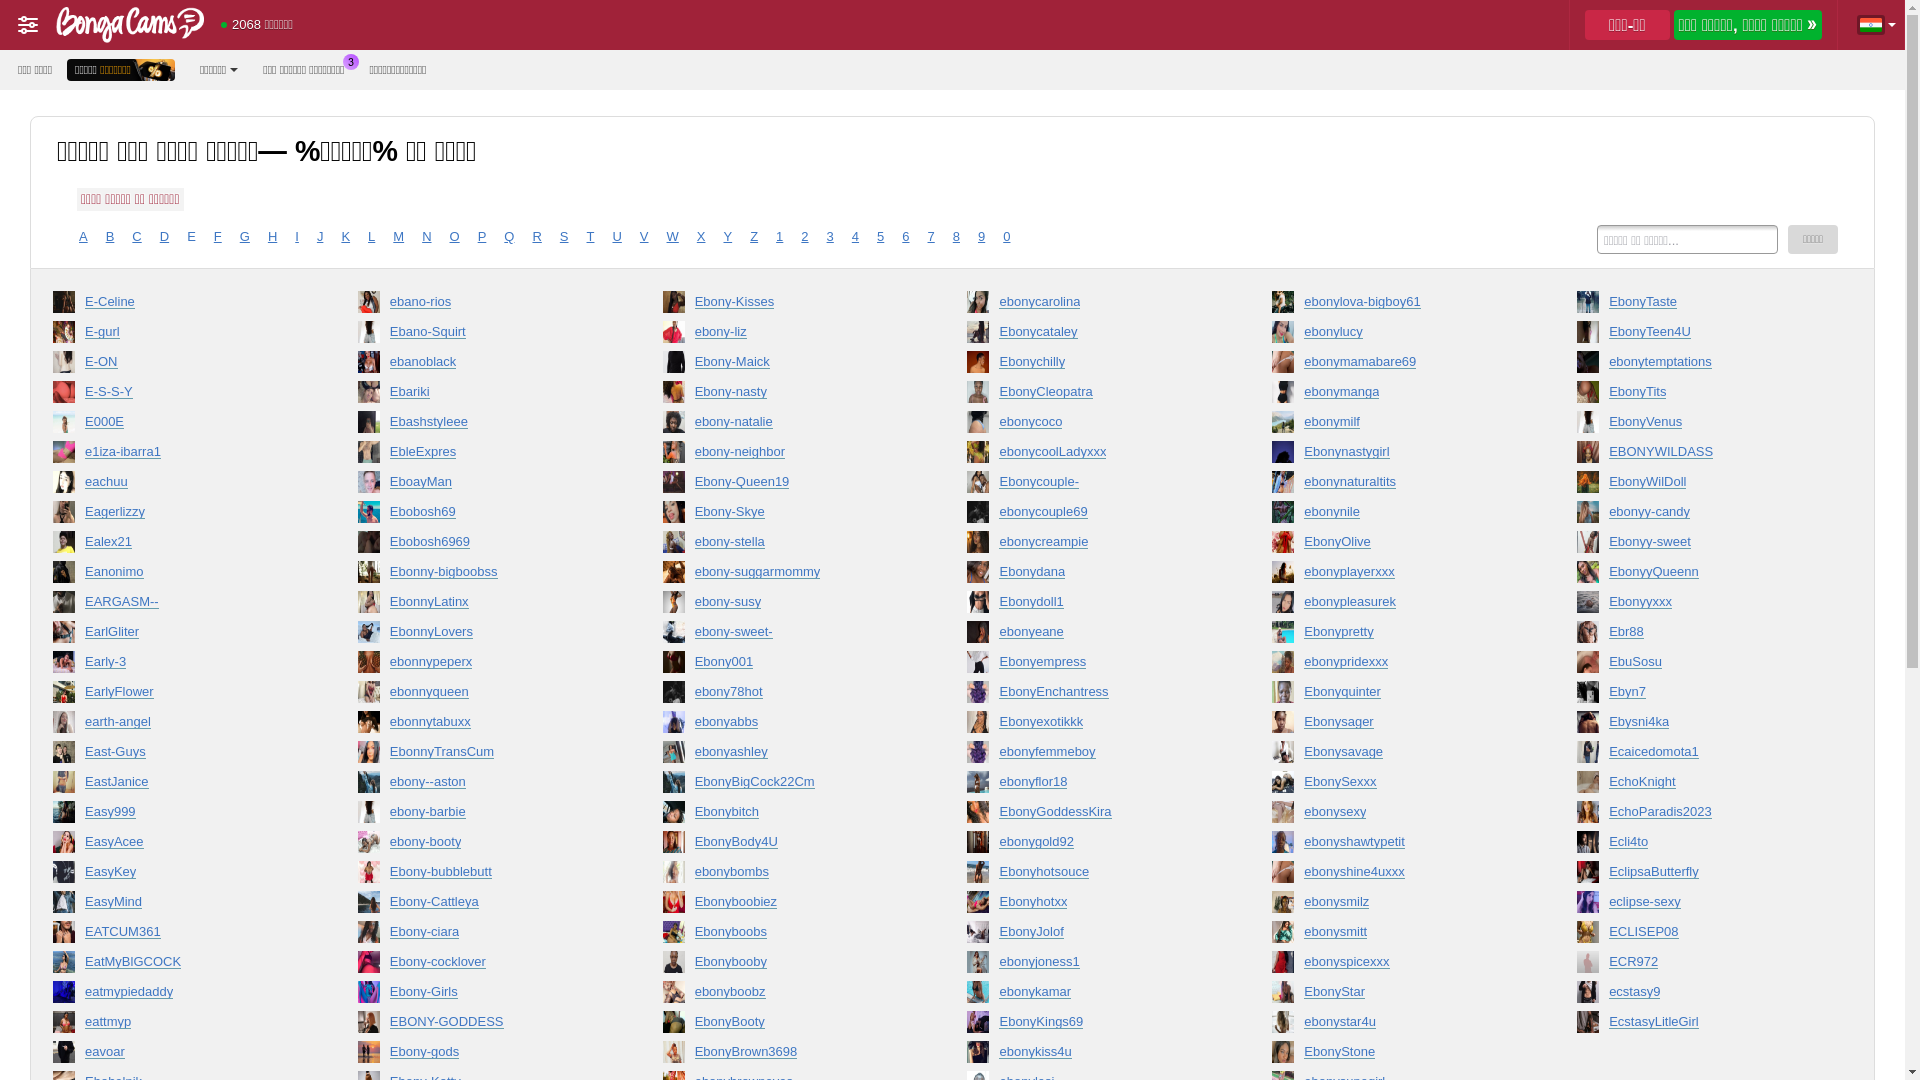  What do you see at coordinates (1395, 816) in the screenshot?
I see `'ebonysexy'` at bounding box center [1395, 816].